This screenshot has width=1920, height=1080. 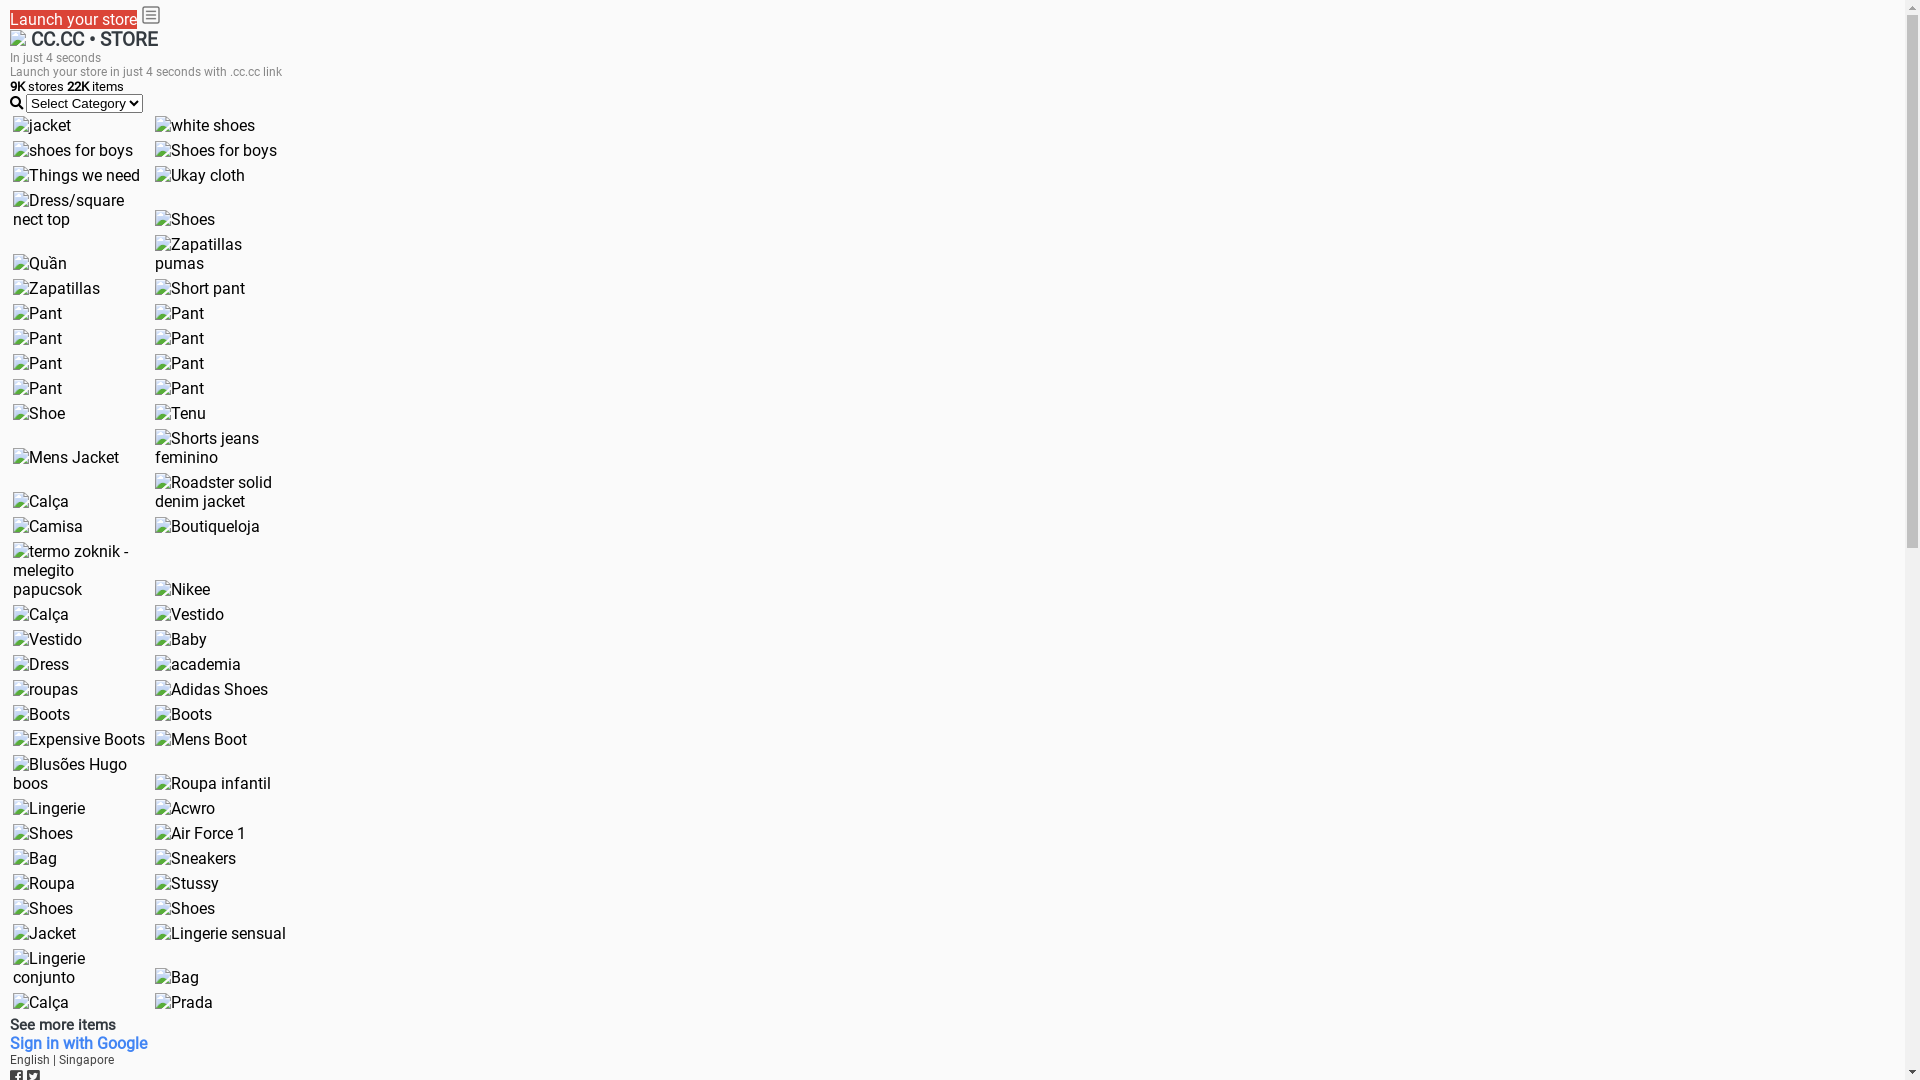 What do you see at coordinates (179, 313) in the screenshot?
I see `'Pant'` at bounding box center [179, 313].